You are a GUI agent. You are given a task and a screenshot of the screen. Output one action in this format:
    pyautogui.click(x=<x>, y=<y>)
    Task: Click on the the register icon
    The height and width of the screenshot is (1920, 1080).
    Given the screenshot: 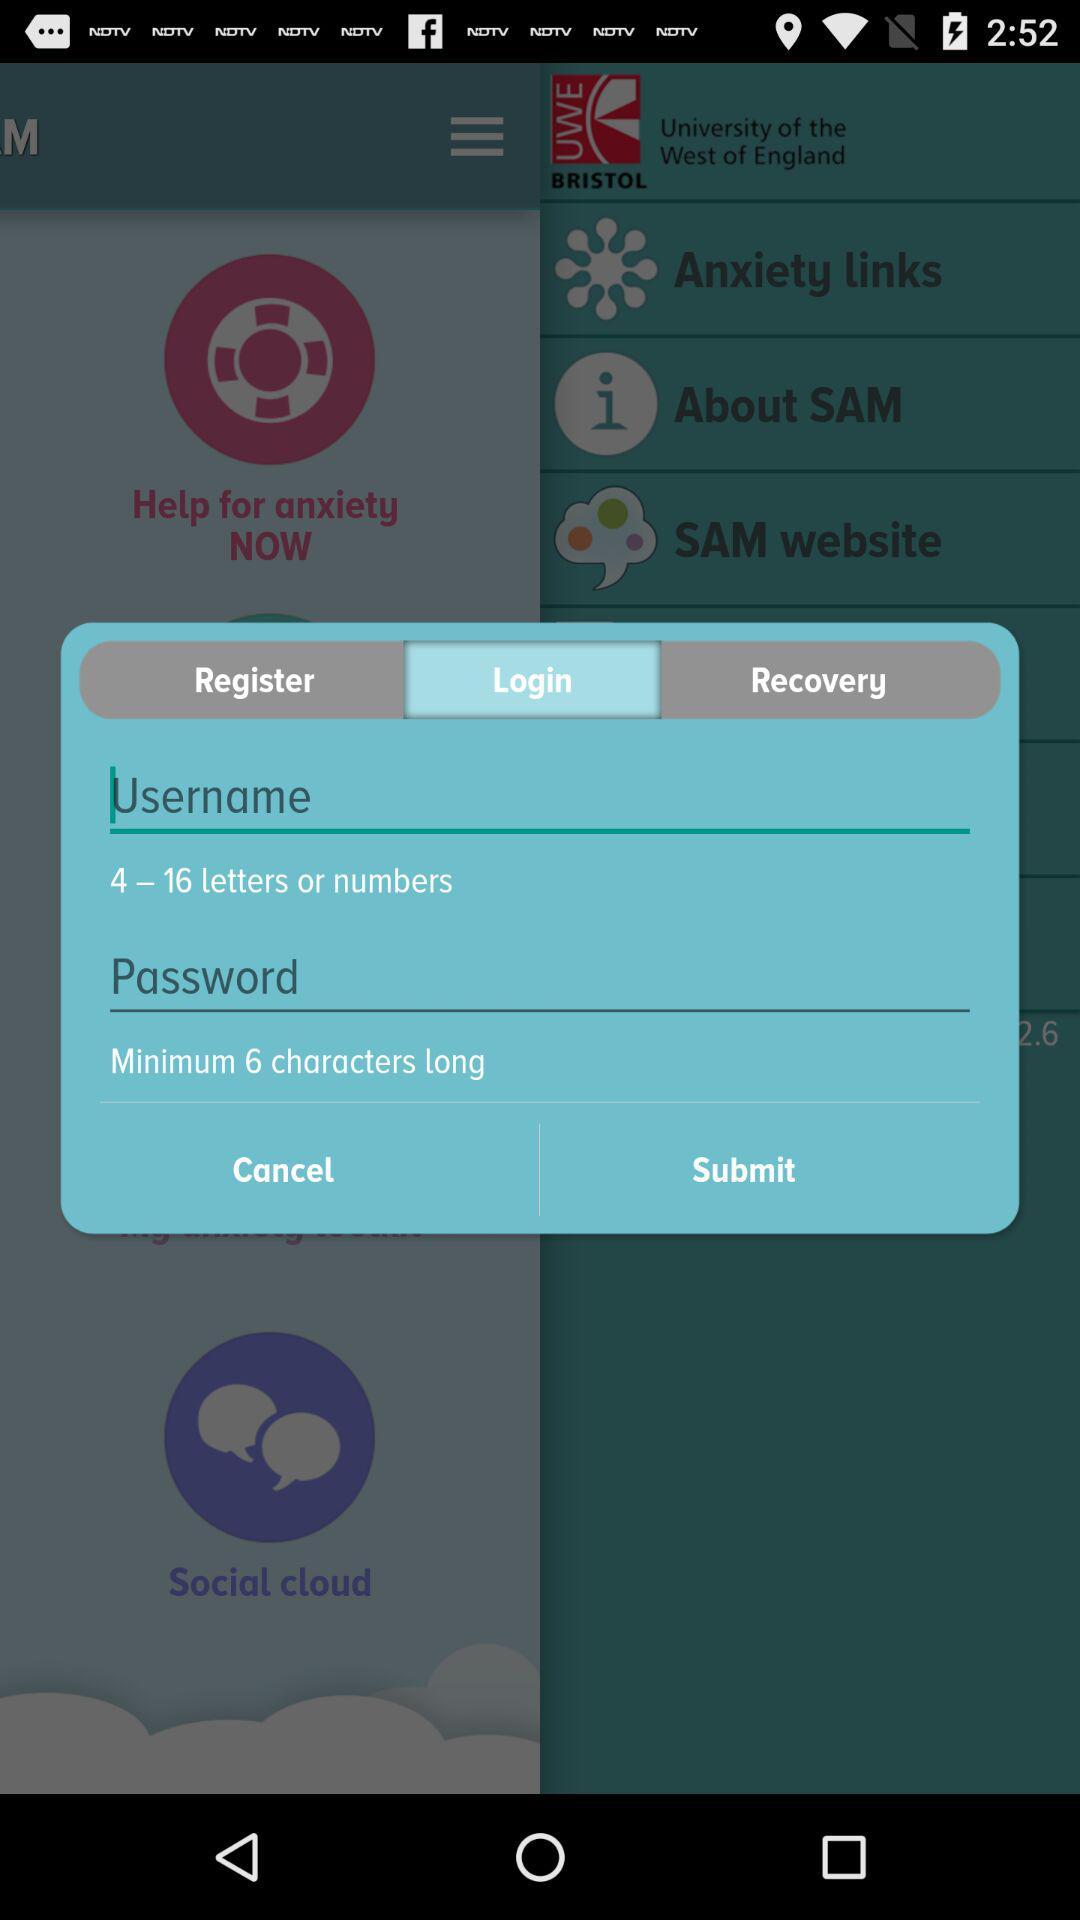 What is the action you would take?
    pyautogui.click(x=240, y=679)
    